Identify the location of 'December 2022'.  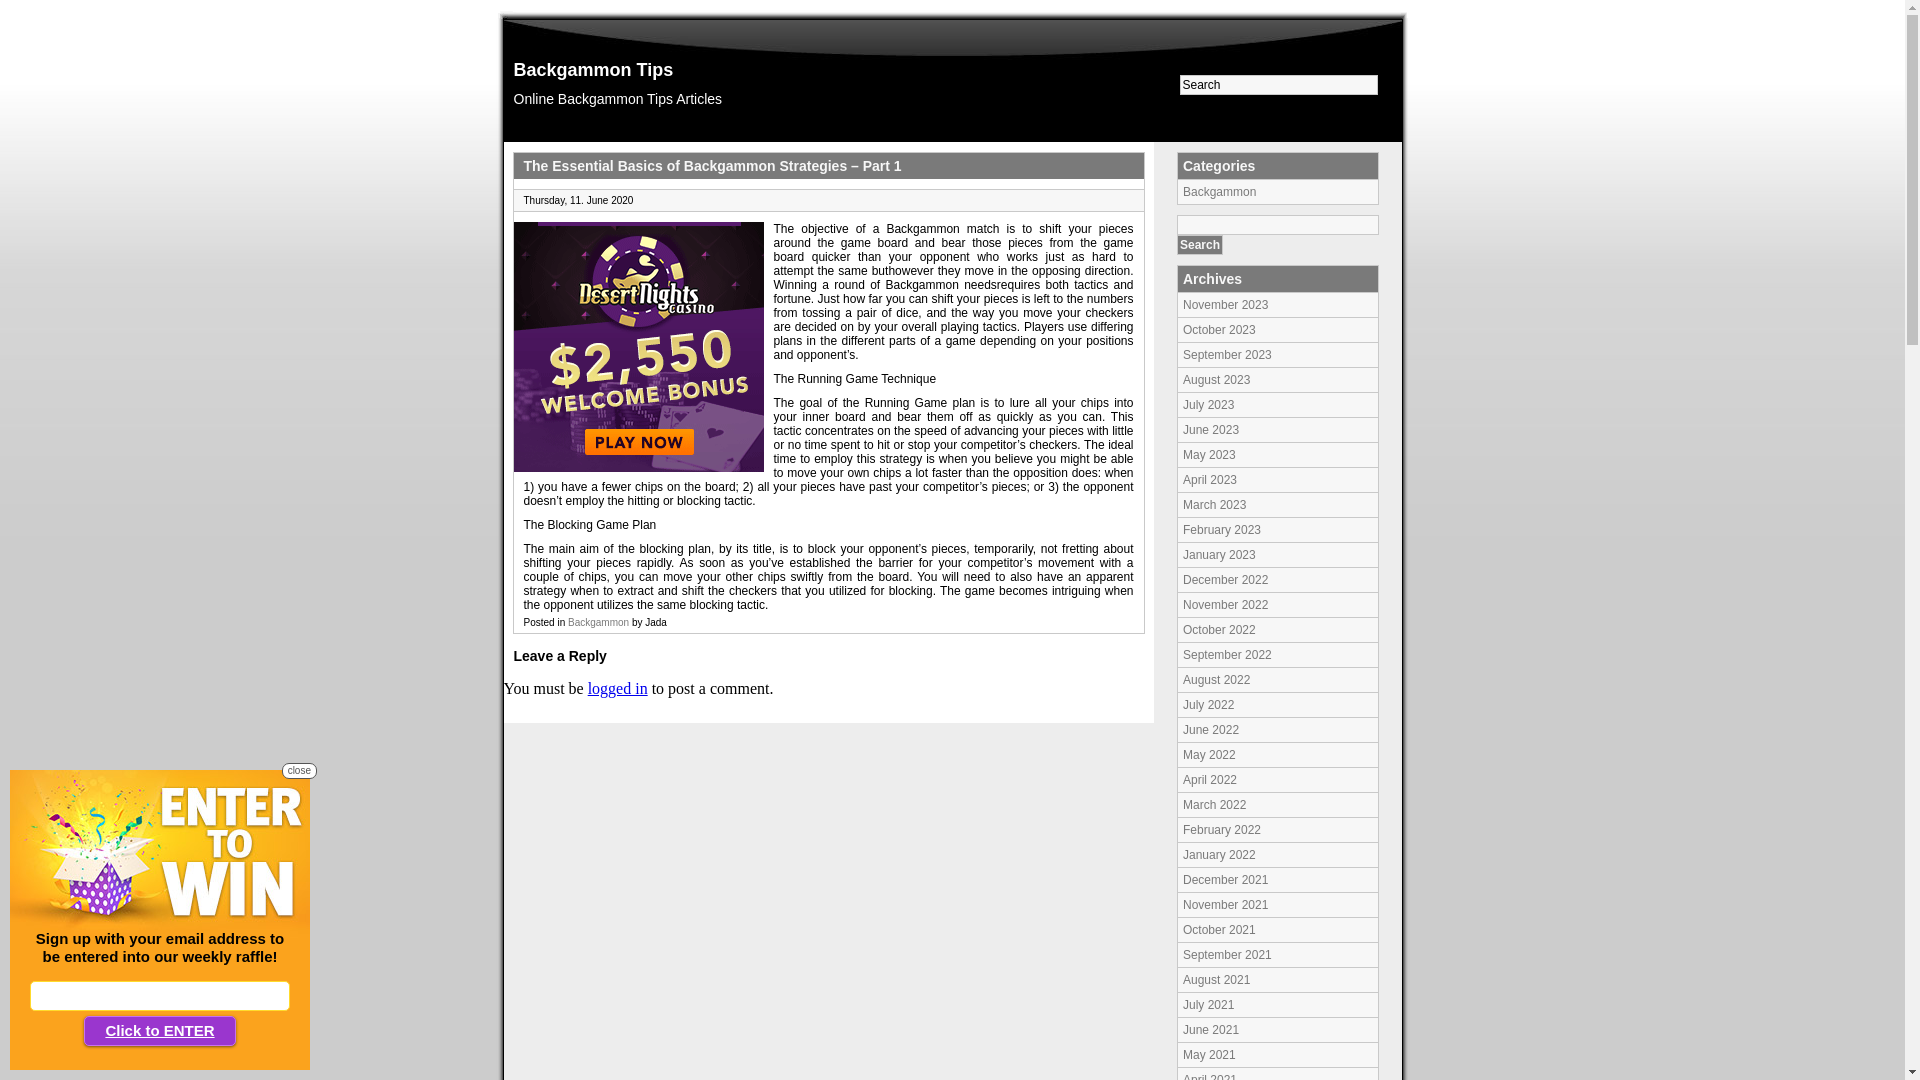
(1182, 579).